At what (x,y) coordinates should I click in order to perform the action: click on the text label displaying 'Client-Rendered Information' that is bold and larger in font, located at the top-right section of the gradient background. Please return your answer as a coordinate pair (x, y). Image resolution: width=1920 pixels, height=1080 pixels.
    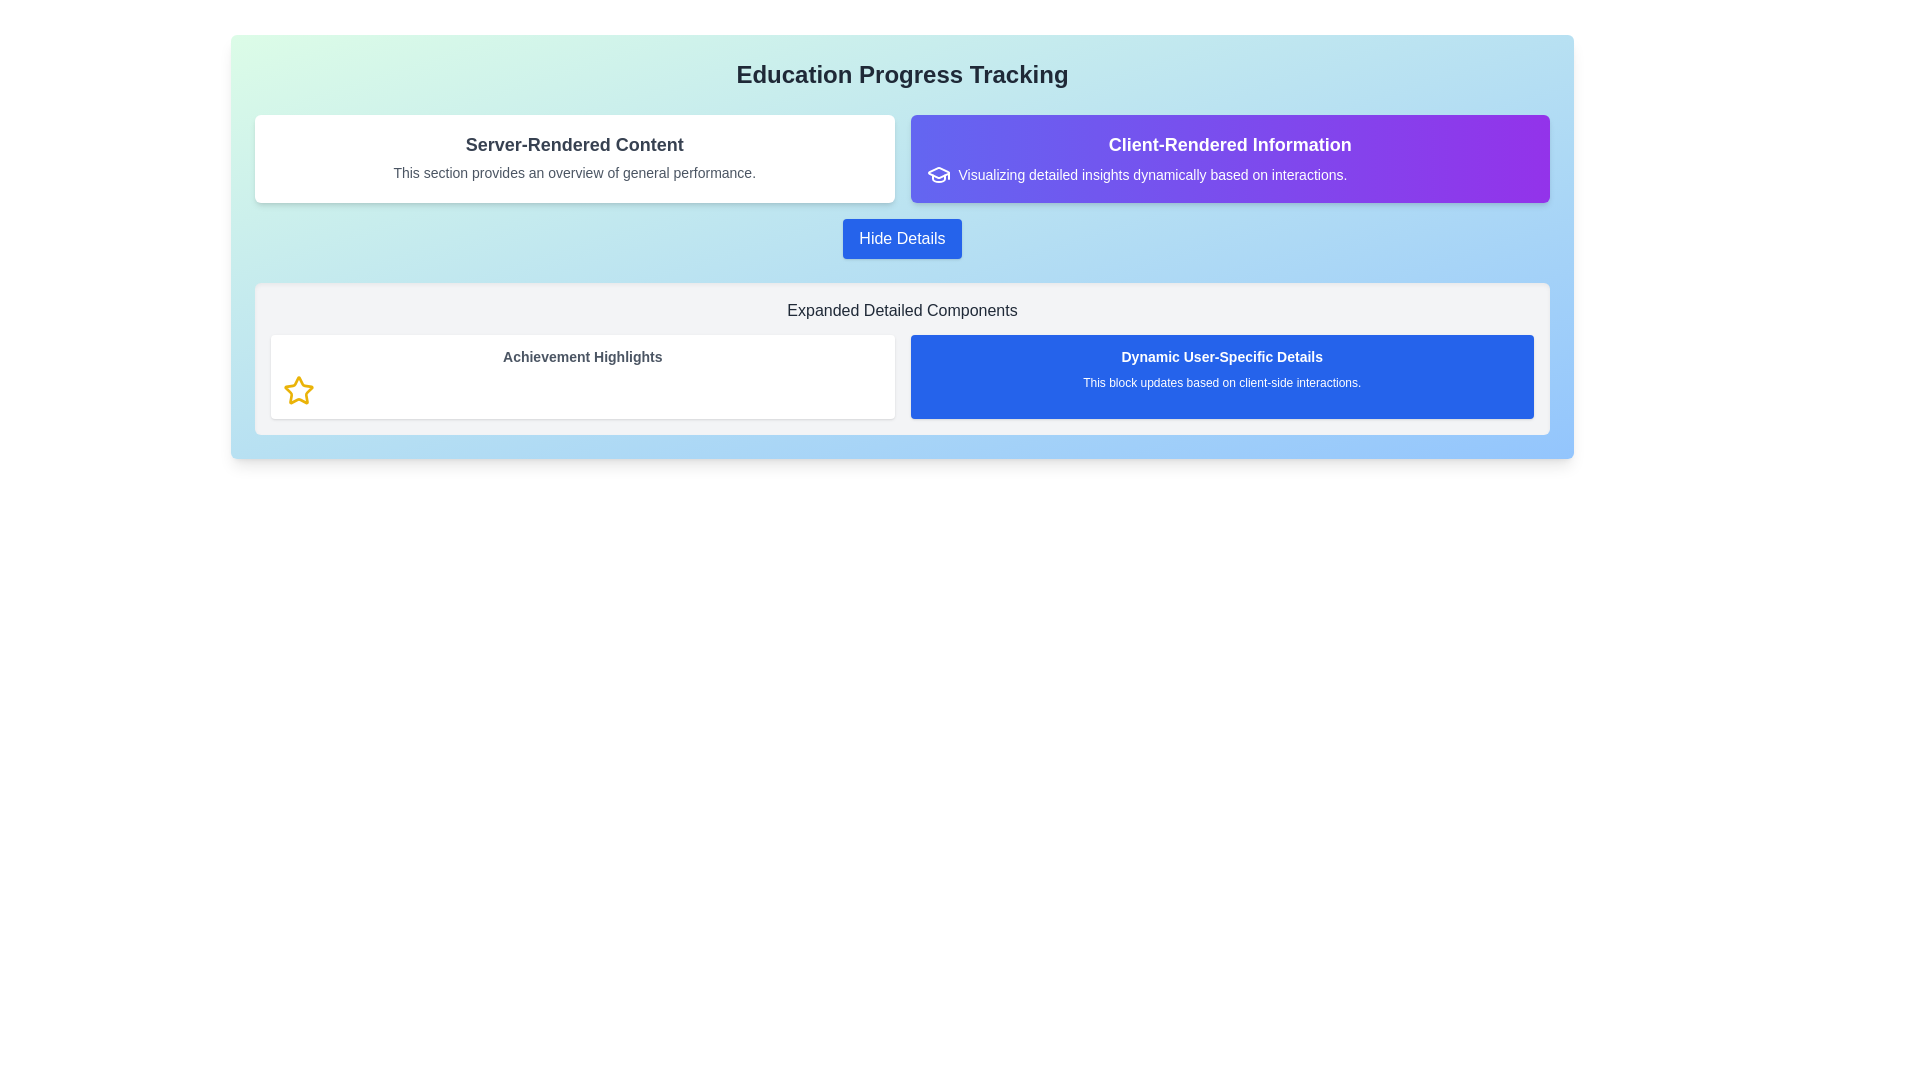
    Looking at the image, I should click on (1229, 144).